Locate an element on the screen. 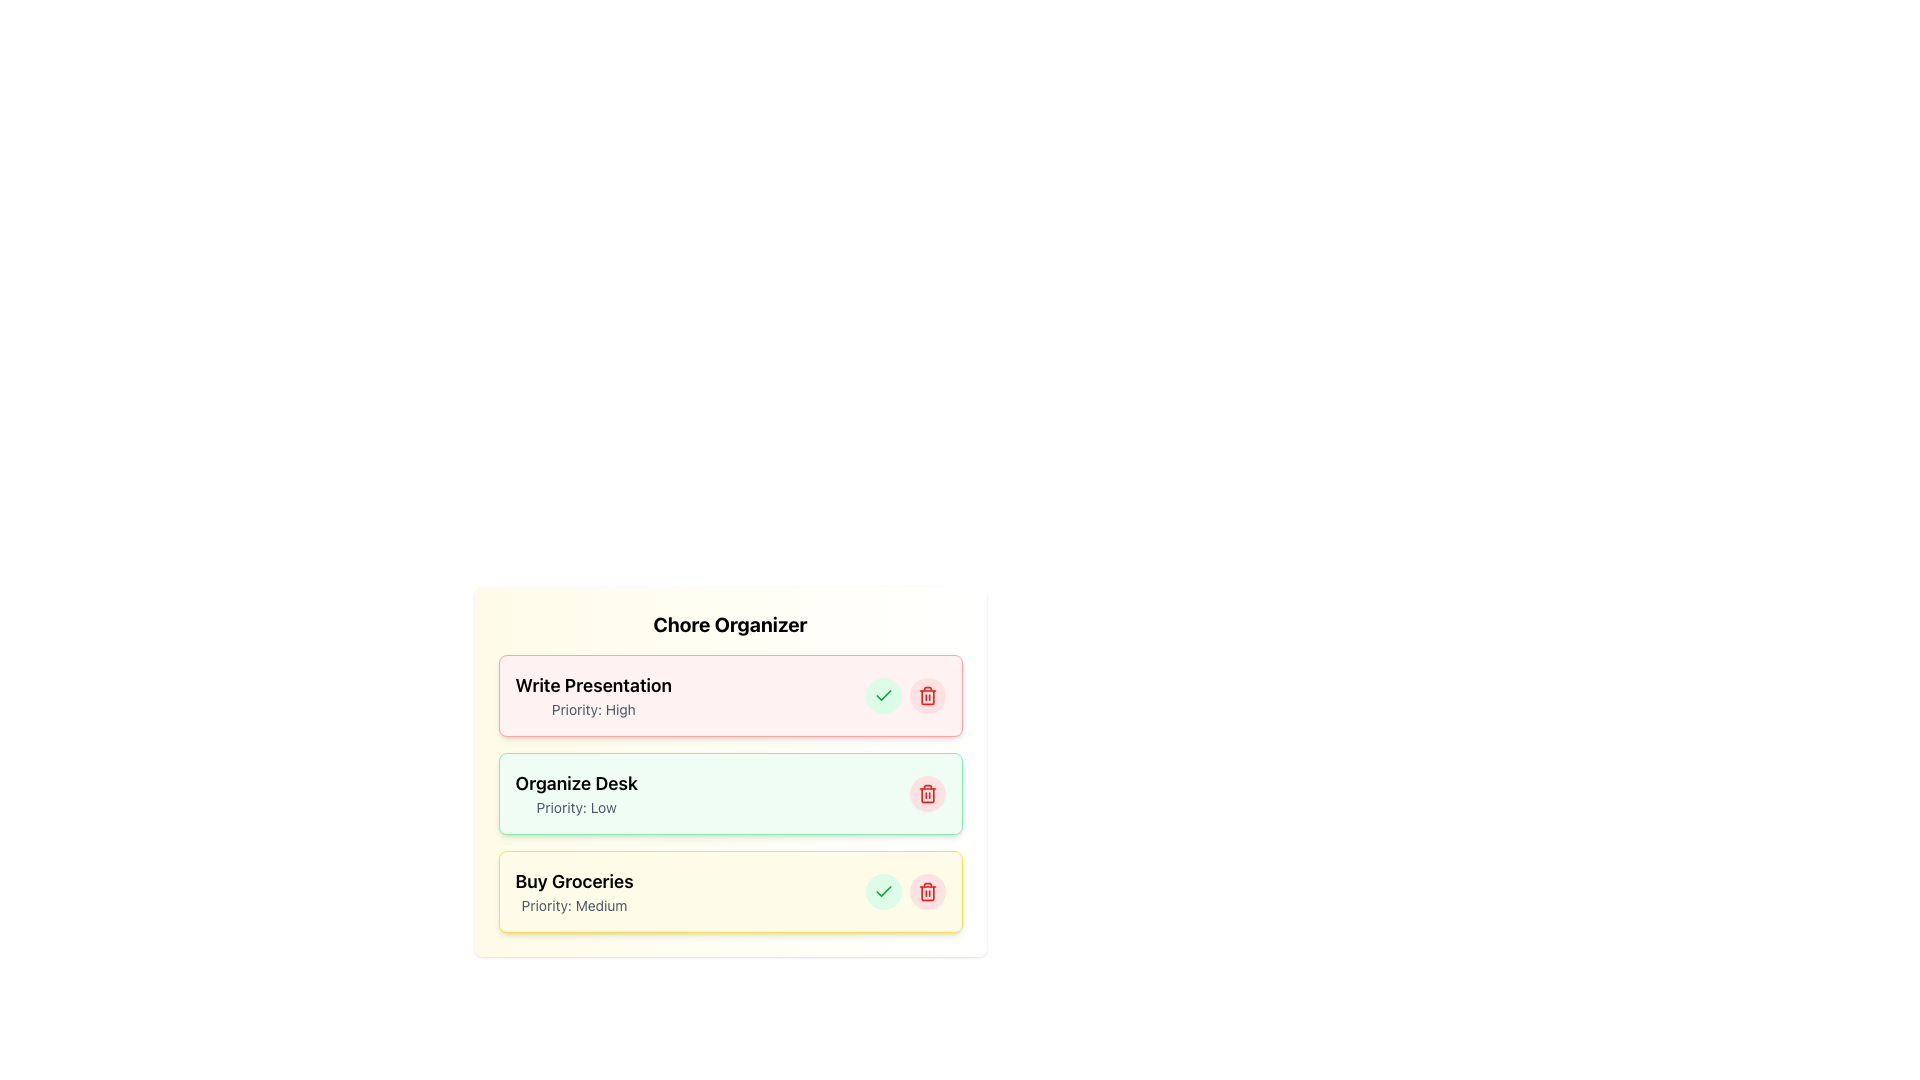  the informational text element that displays 'Write Presentation' in bold and 'Priority: High' in a smaller font, distinguished by a red background, located at the top of the task list in the chore organizer section is located at coordinates (729, 694).